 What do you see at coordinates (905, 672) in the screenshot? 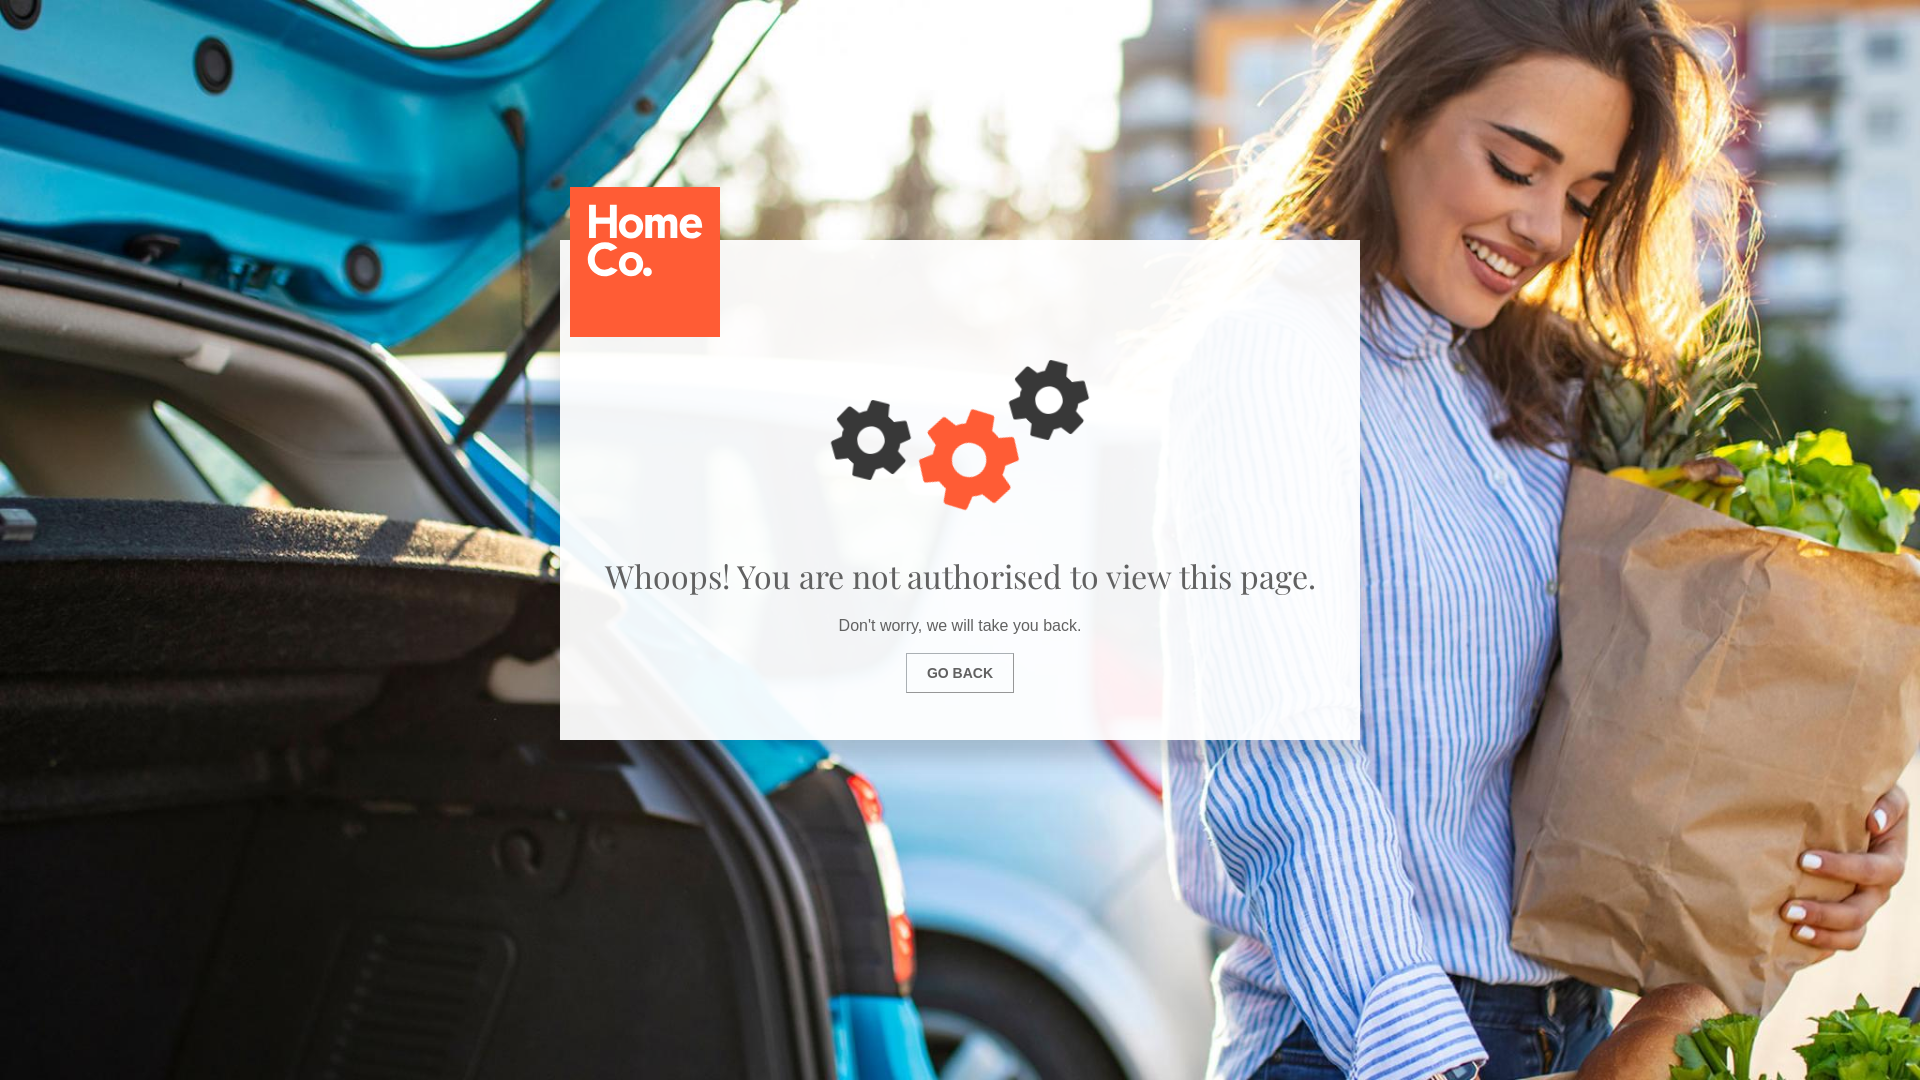
I see `'GO BACK'` at bounding box center [905, 672].